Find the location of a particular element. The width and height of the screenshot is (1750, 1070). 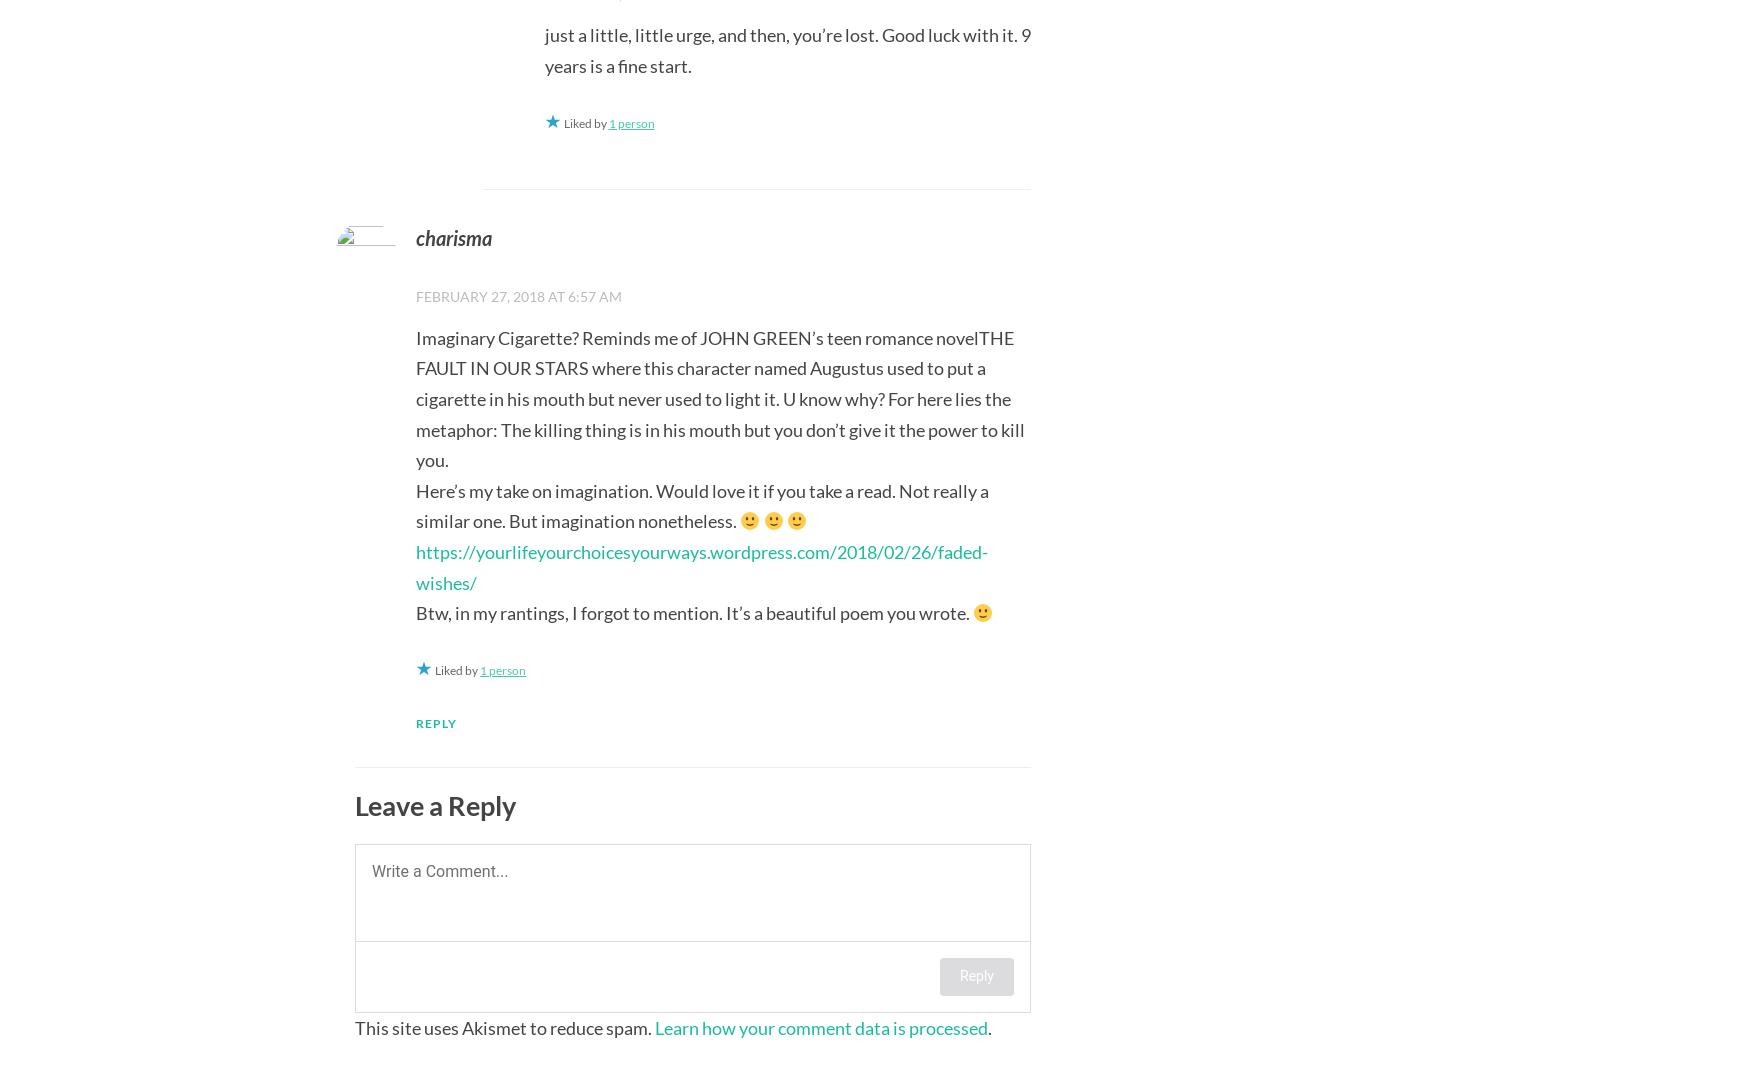

'charisma' is located at coordinates (453, 236).